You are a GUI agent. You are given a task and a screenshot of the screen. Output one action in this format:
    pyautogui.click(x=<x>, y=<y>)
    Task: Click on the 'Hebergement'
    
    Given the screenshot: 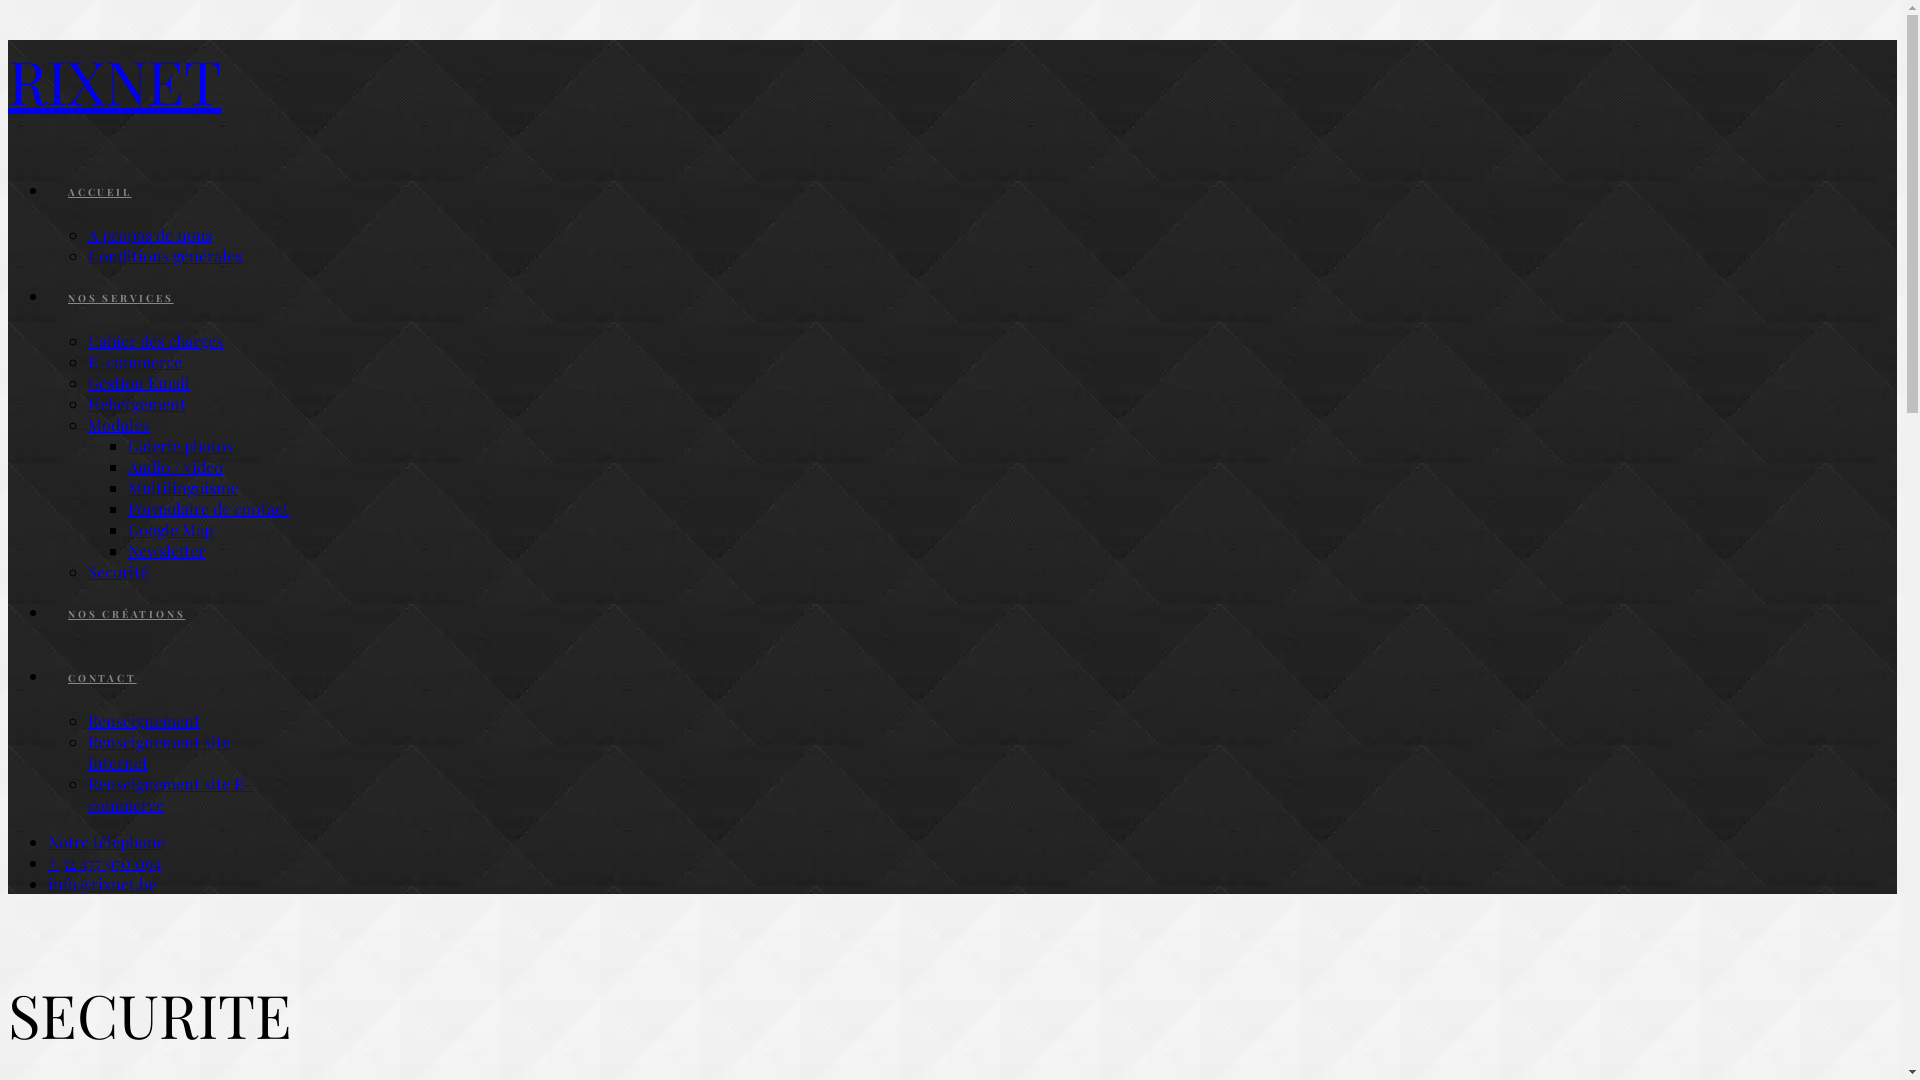 What is the action you would take?
    pyautogui.click(x=136, y=403)
    